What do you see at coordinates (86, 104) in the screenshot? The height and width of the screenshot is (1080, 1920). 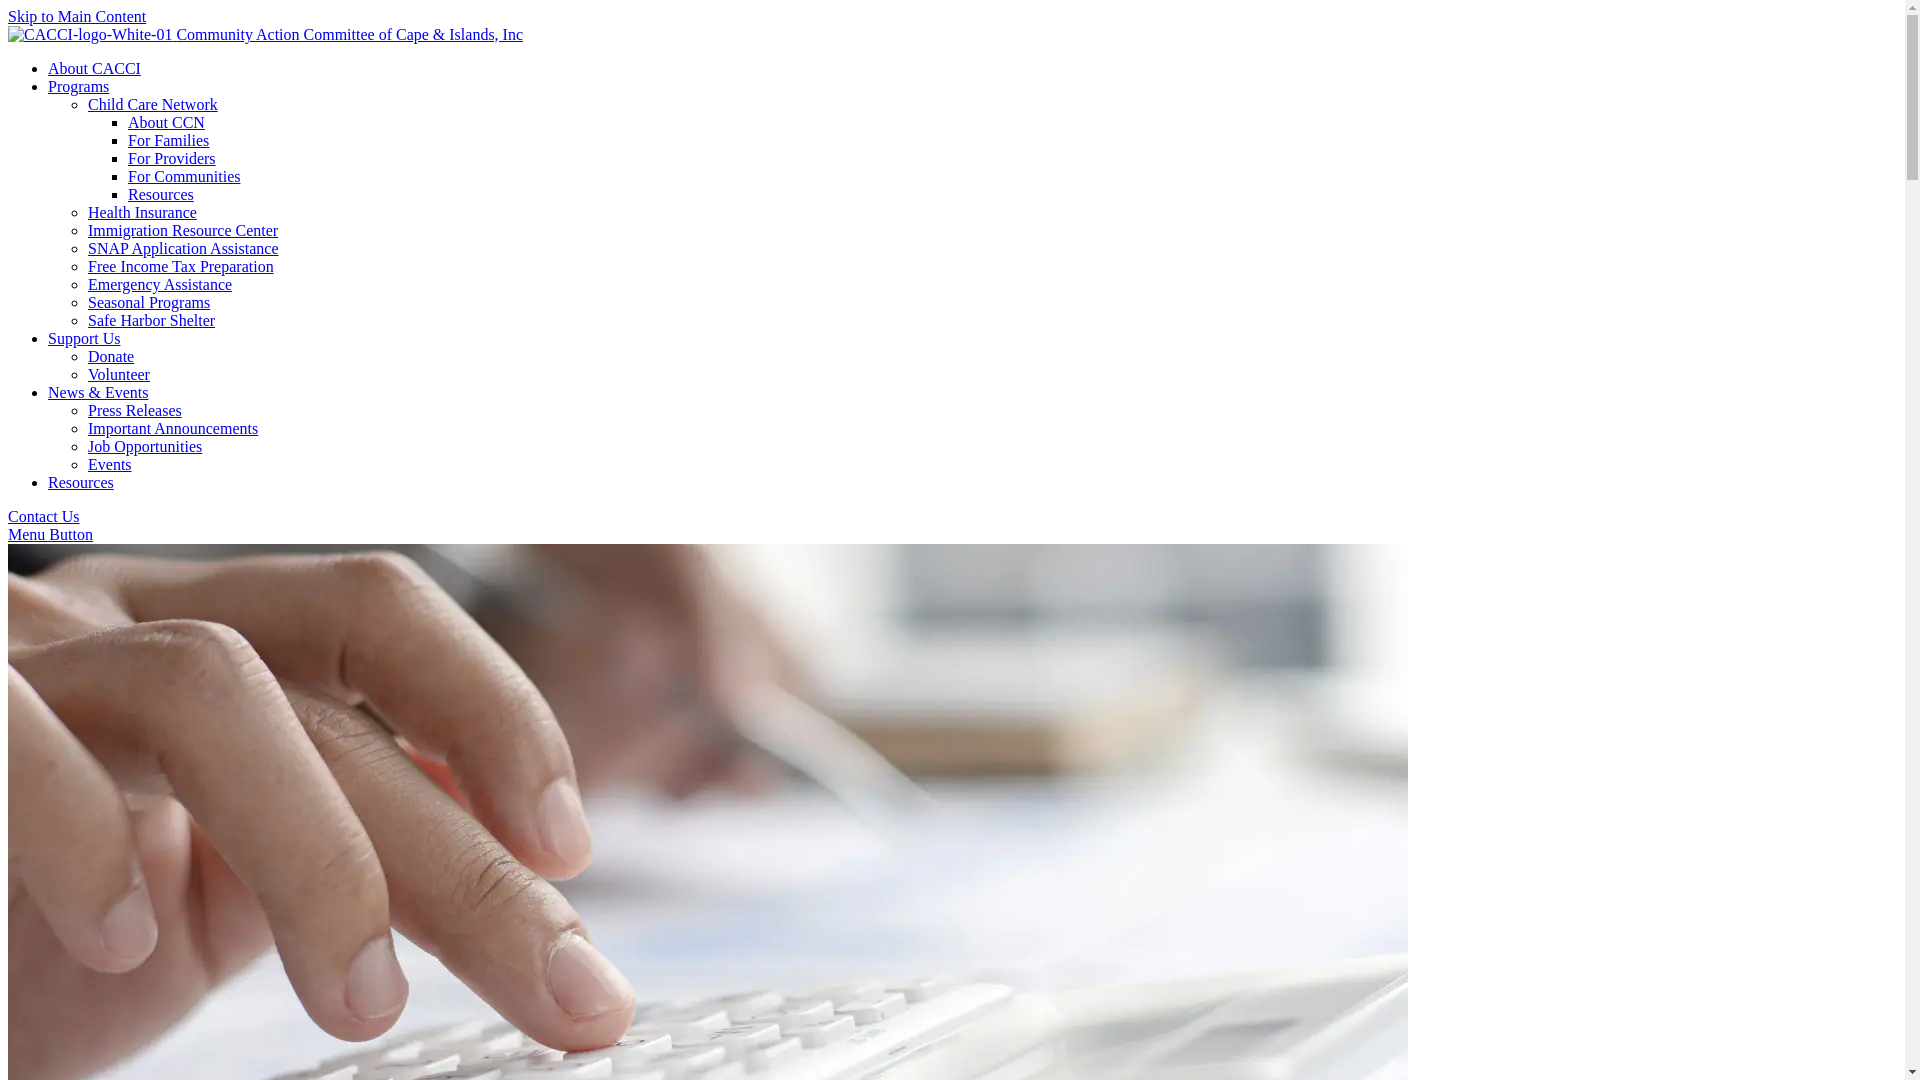 I see `'Child Care Network'` at bounding box center [86, 104].